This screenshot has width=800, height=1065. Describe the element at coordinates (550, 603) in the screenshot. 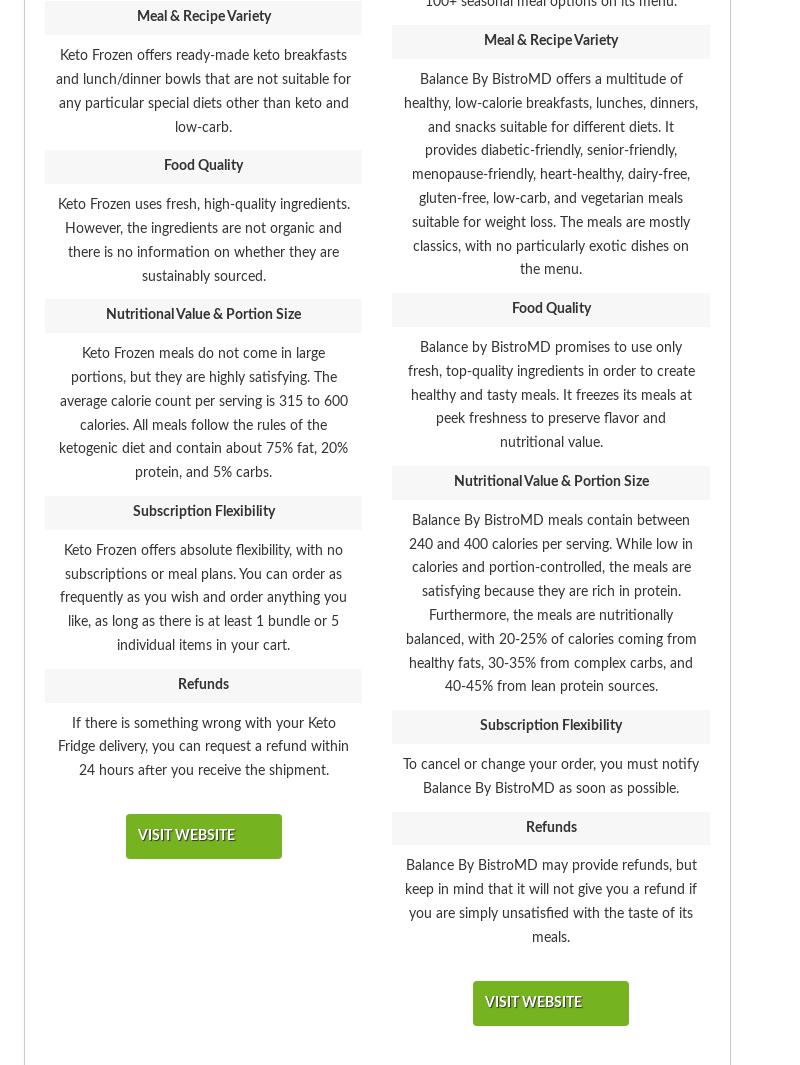

I see `'Balance By BistroMD meals contain between 240 and 400 calories per serving. While low in calories and portion-controlled, the meals are satisfying because they are rich in protein. Furthermore, the meals are nutritionally balanced, with 20-25% of calories coming from healthy fats, 30-35% from complex carbs, and 40-45% from lean protein sources.'` at that location.